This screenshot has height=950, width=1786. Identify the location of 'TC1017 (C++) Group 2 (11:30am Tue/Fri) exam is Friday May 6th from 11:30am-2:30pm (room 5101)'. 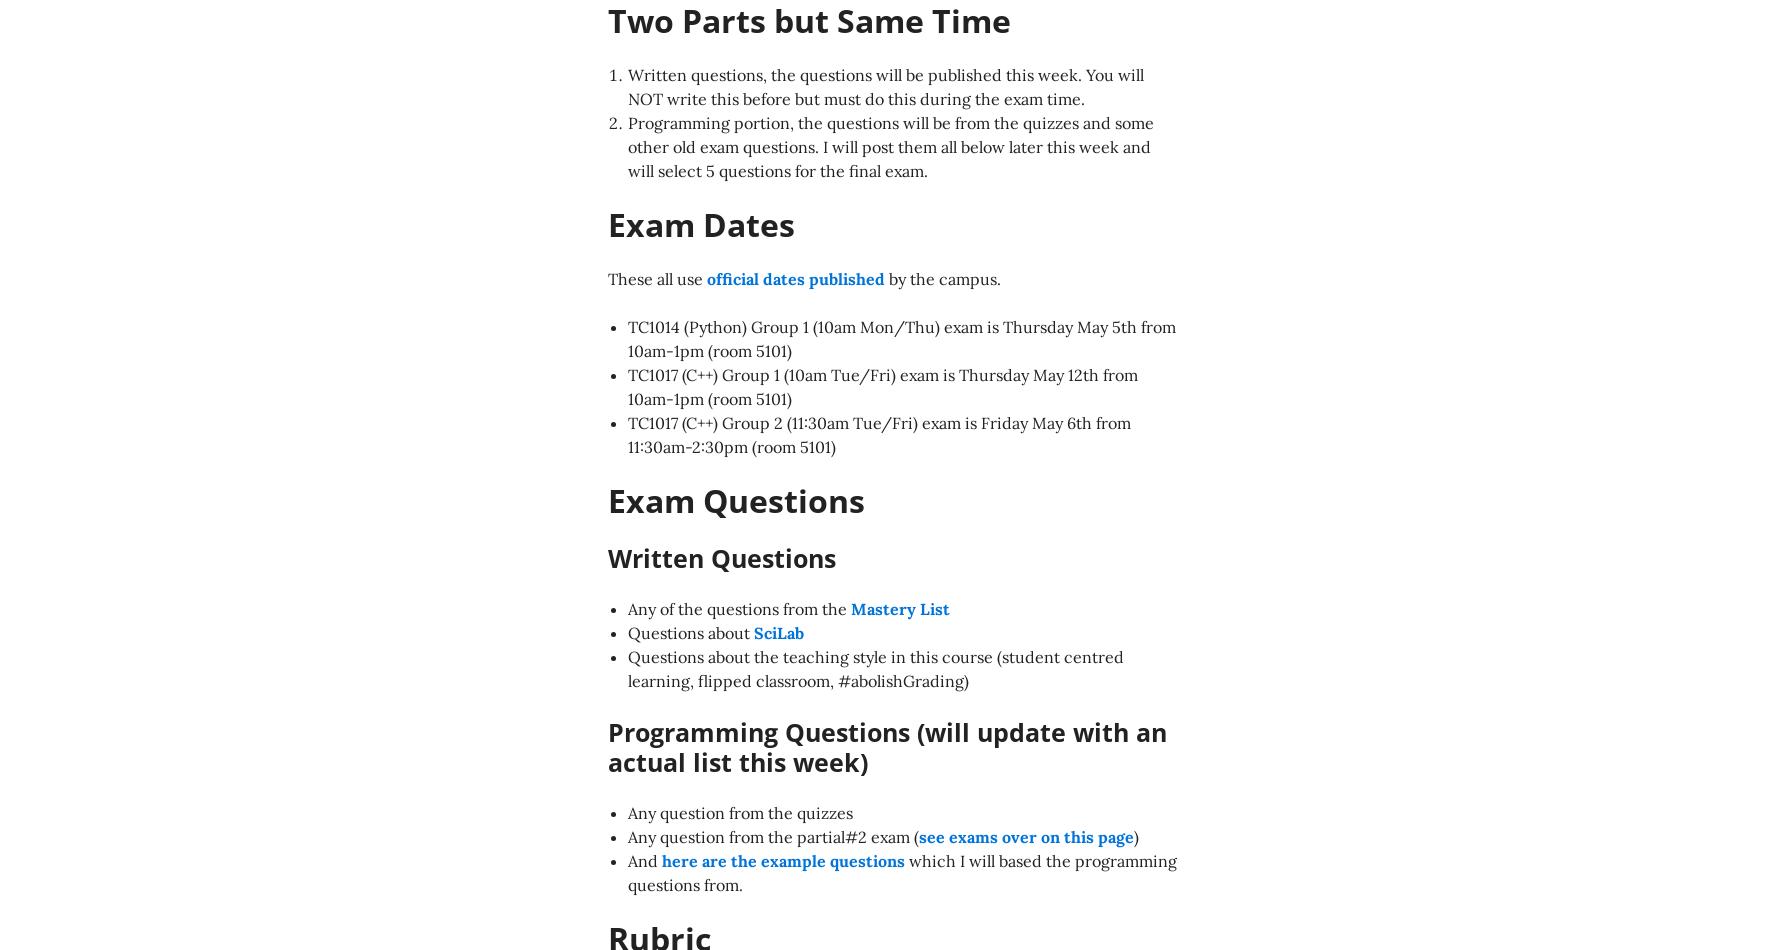
(878, 434).